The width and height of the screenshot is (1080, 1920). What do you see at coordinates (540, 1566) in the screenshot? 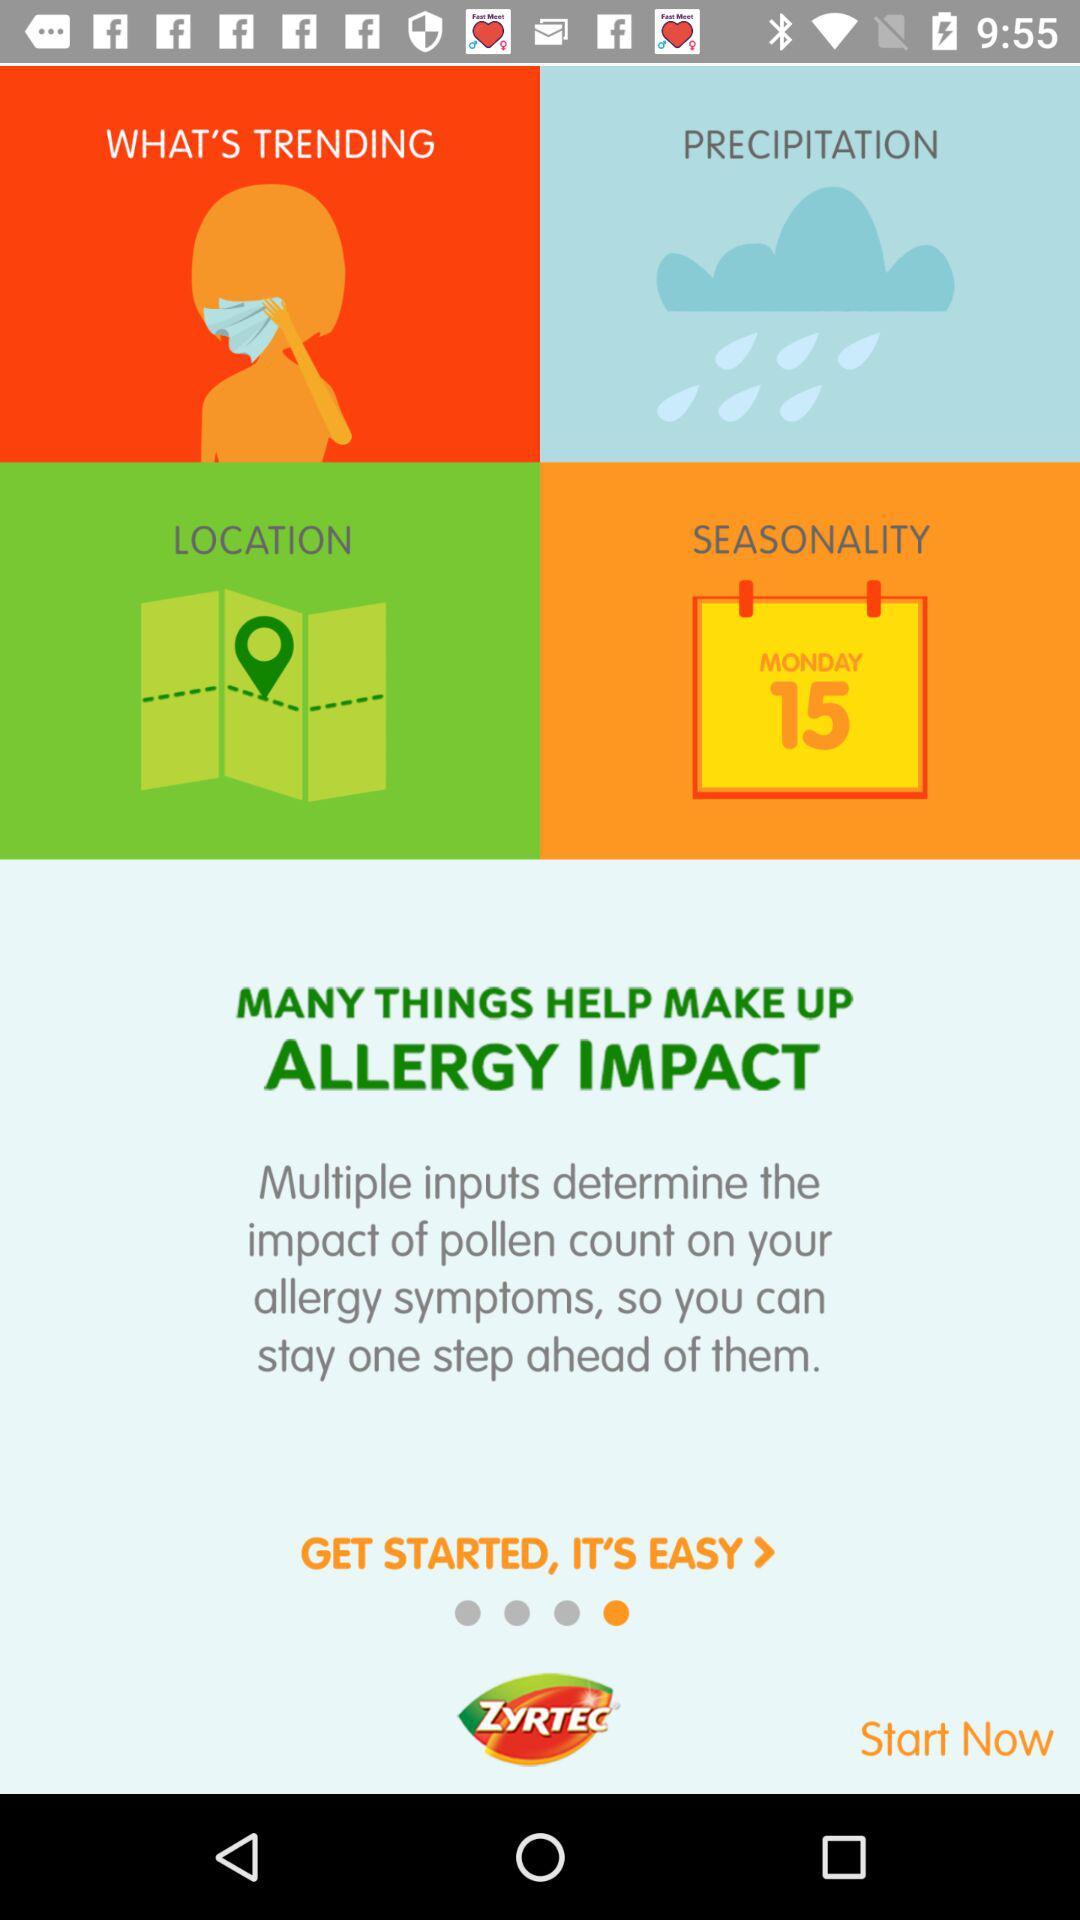
I see `next page` at bounding box center [540, 1566].